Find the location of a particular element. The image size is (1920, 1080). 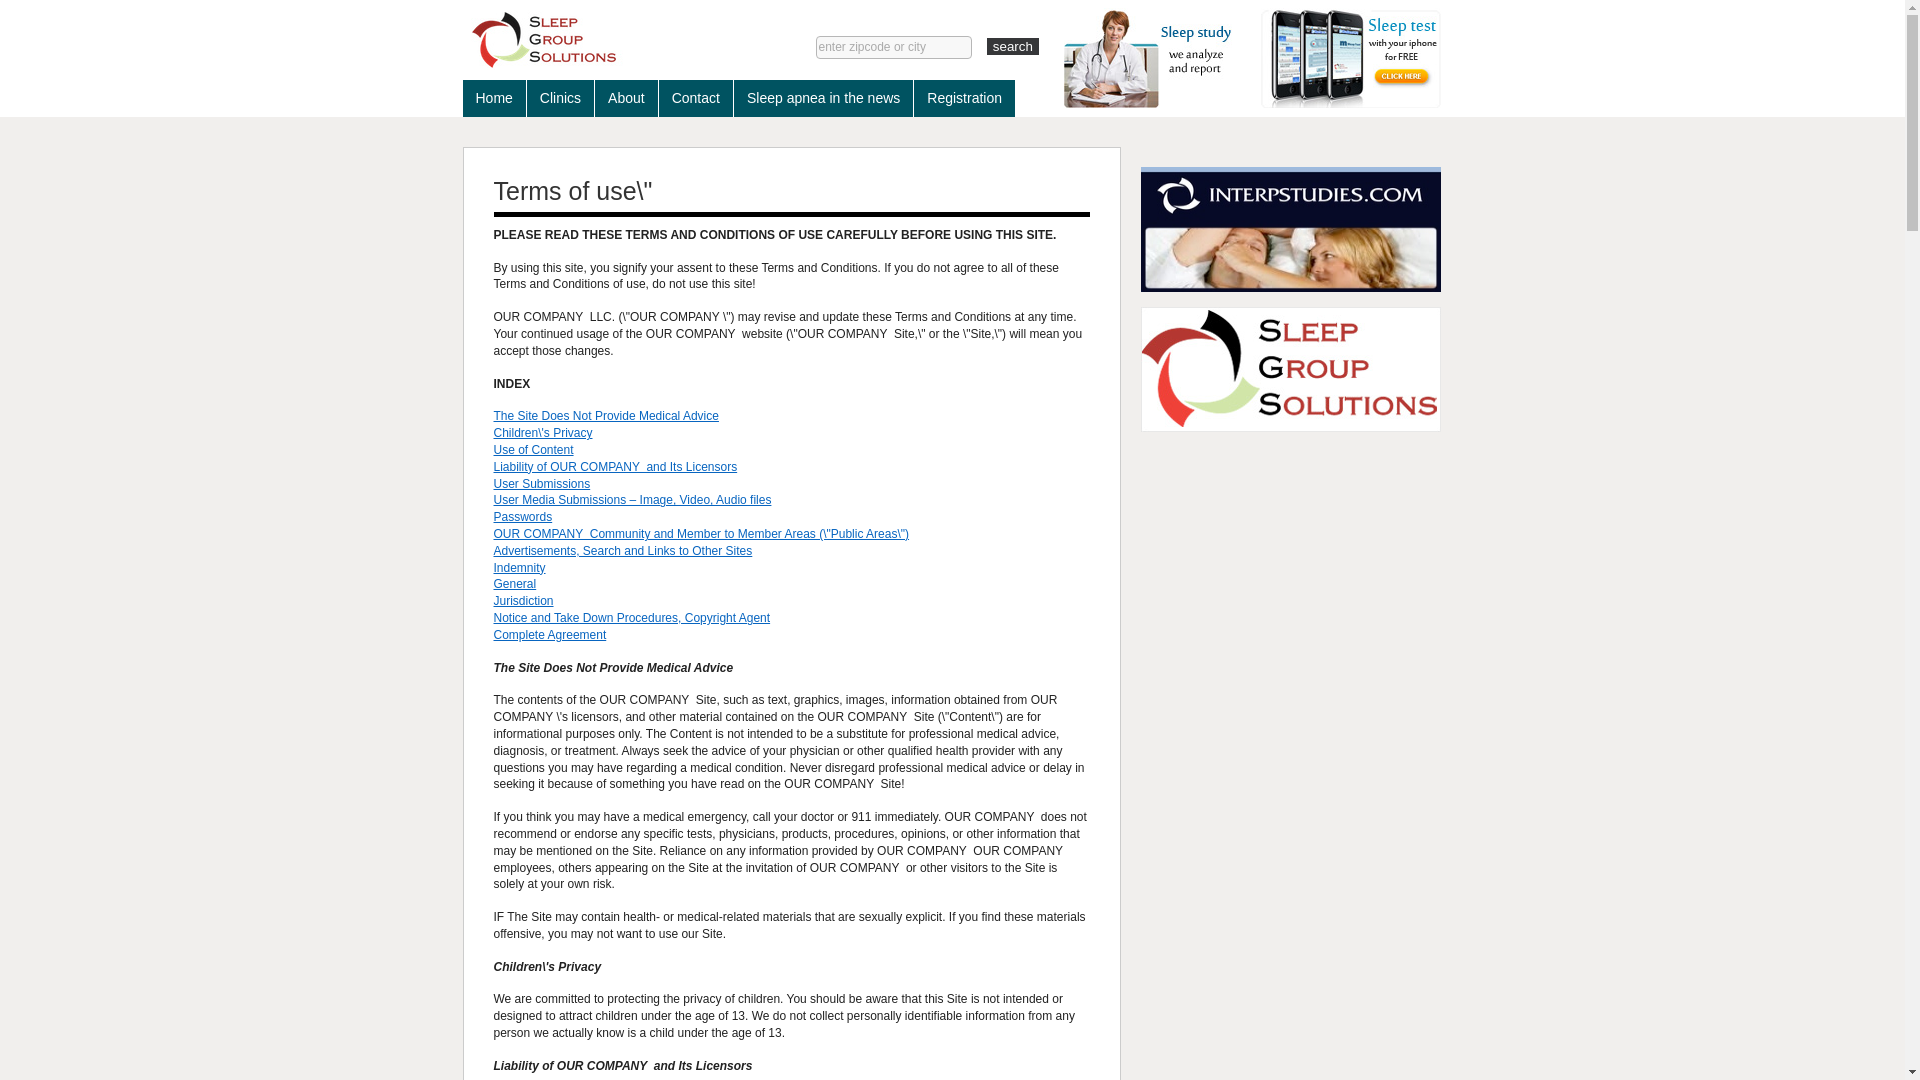

'Home' is located at coordinates (460, 98).